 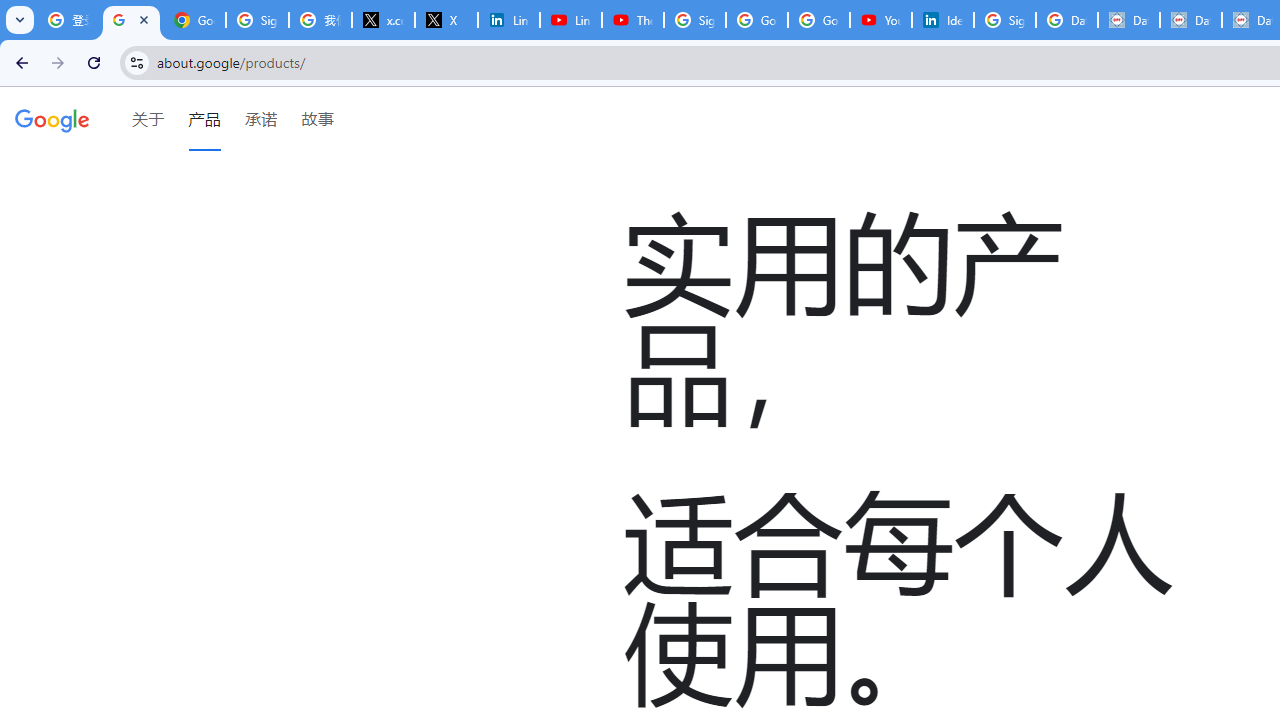 What do you see at coordinates (569, 20) in the screenshot?
I see `'LinkedIn - YouTube'` at bounding box center [569, 20].